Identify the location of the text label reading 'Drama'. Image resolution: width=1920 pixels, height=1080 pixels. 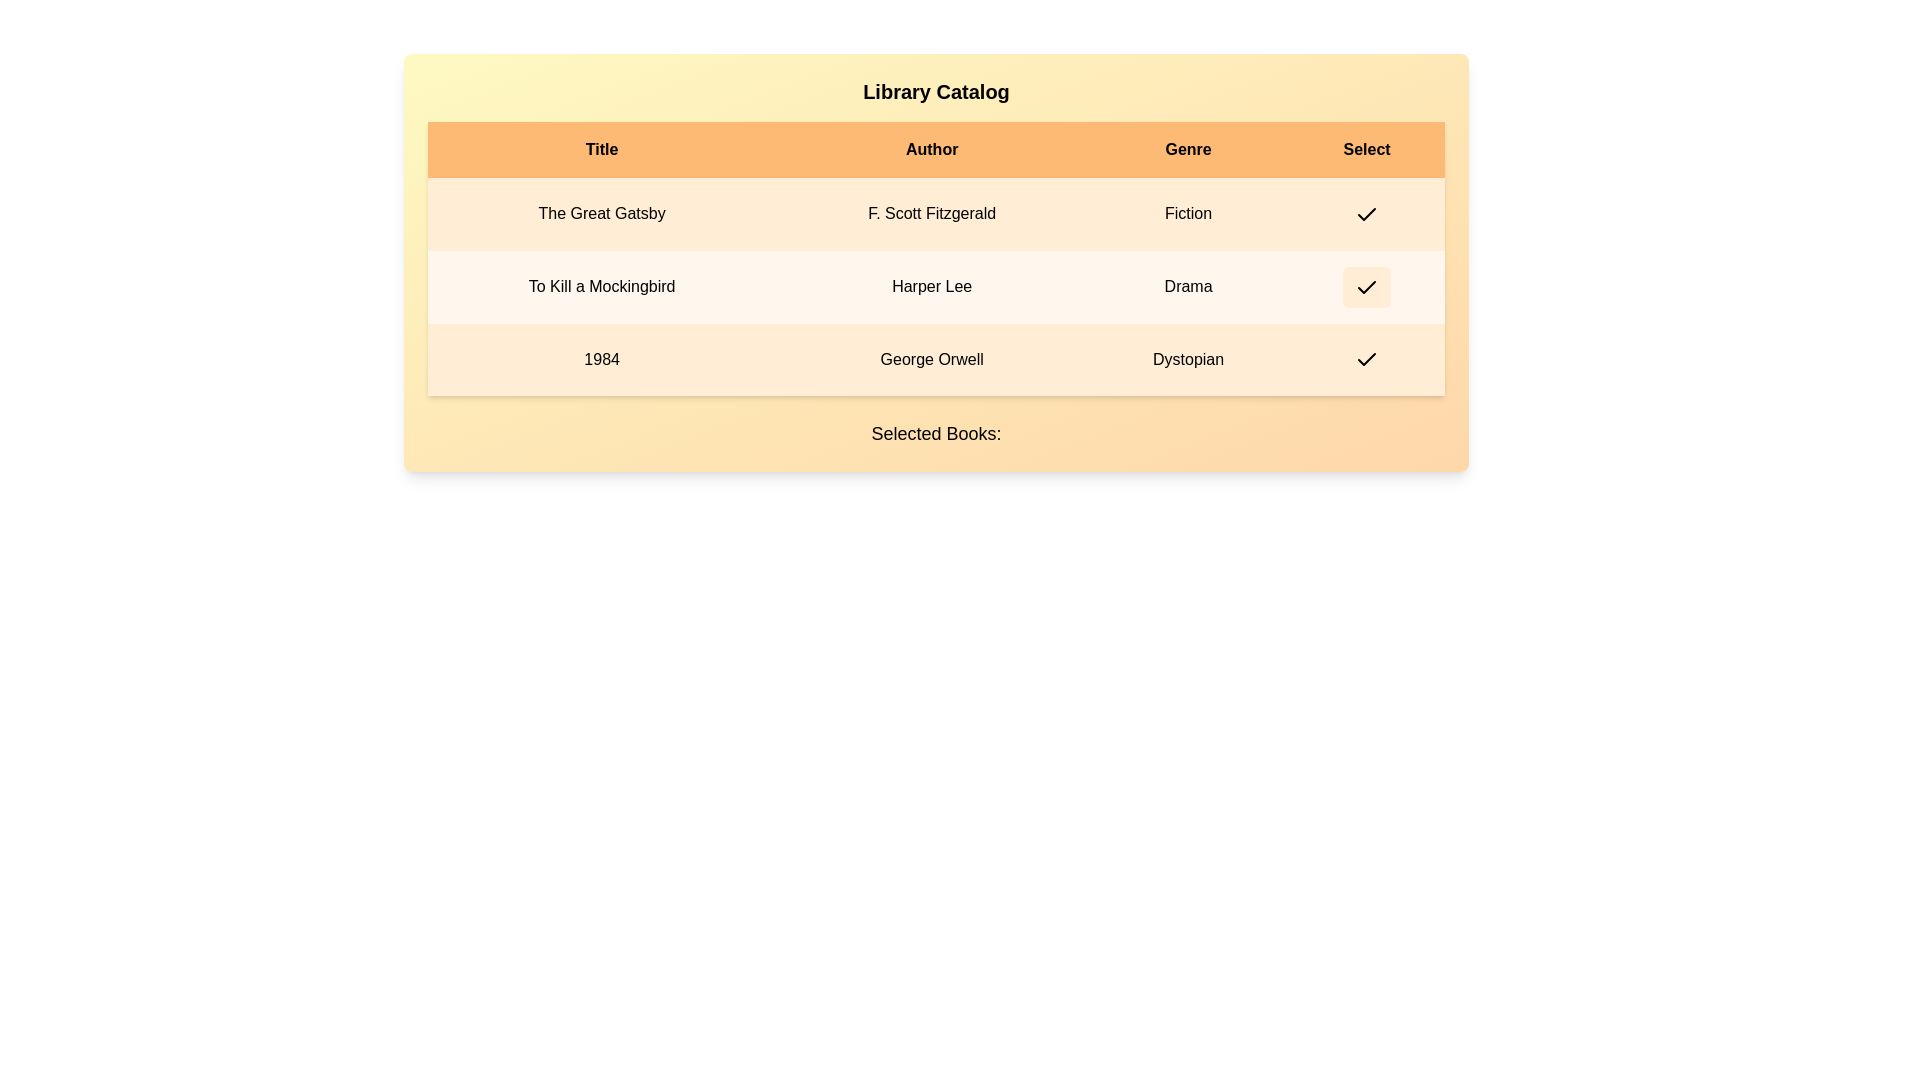
(1188, 287).